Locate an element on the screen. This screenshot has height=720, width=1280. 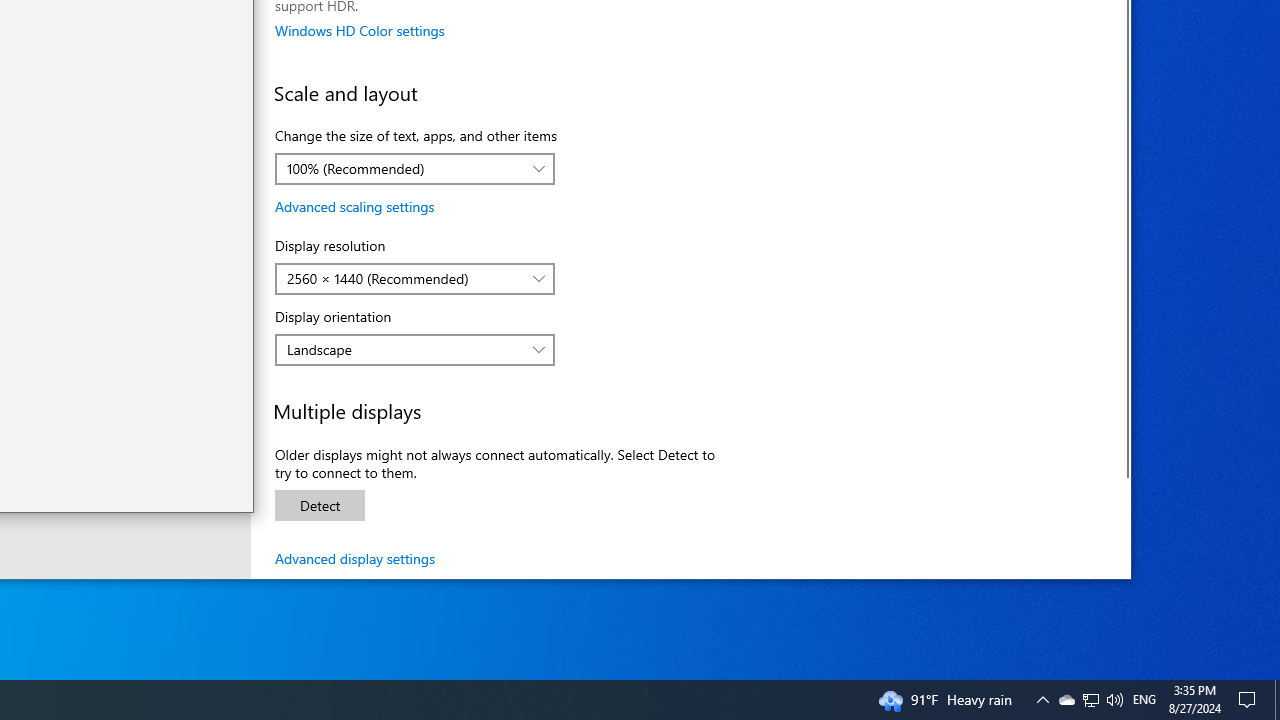
'Tray Input Indicator - English (United States)' is located at coordinates (1144, 698).